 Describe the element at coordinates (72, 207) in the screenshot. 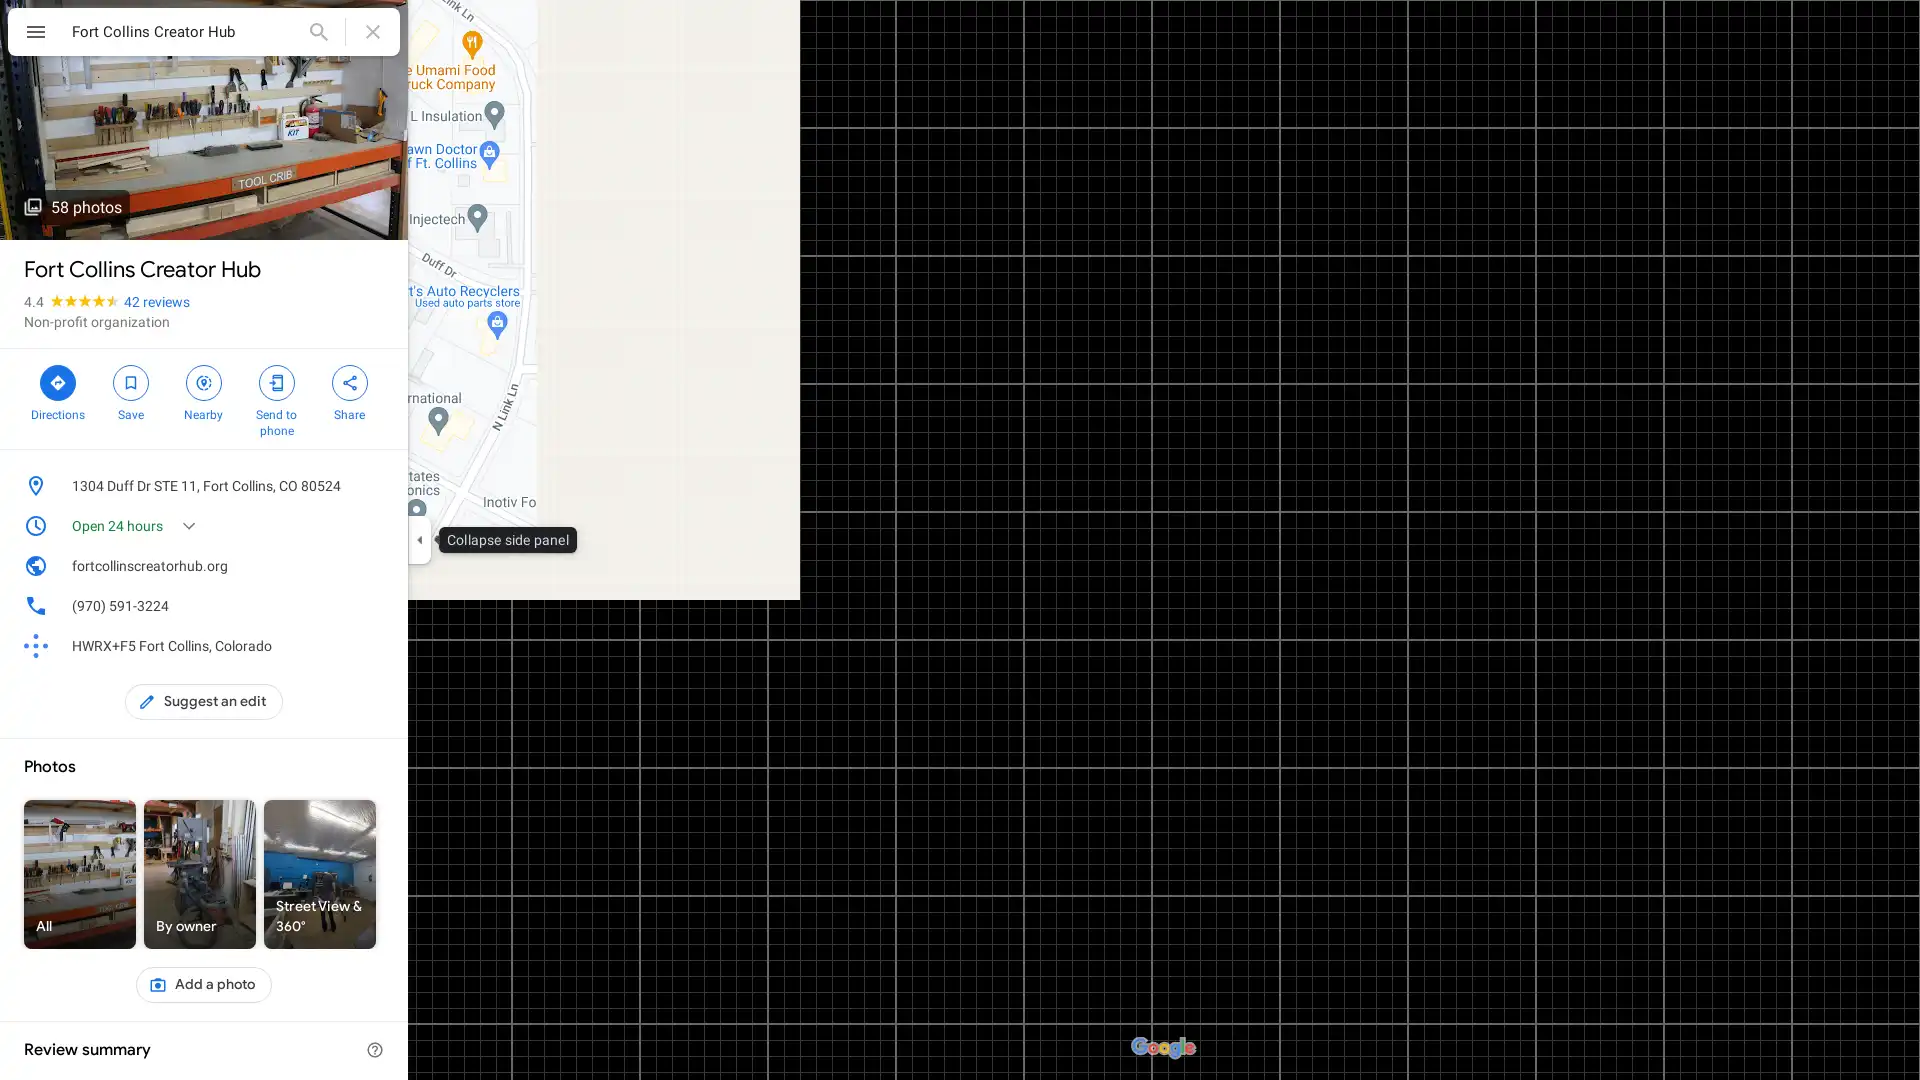

I see `58 photos` at that location.